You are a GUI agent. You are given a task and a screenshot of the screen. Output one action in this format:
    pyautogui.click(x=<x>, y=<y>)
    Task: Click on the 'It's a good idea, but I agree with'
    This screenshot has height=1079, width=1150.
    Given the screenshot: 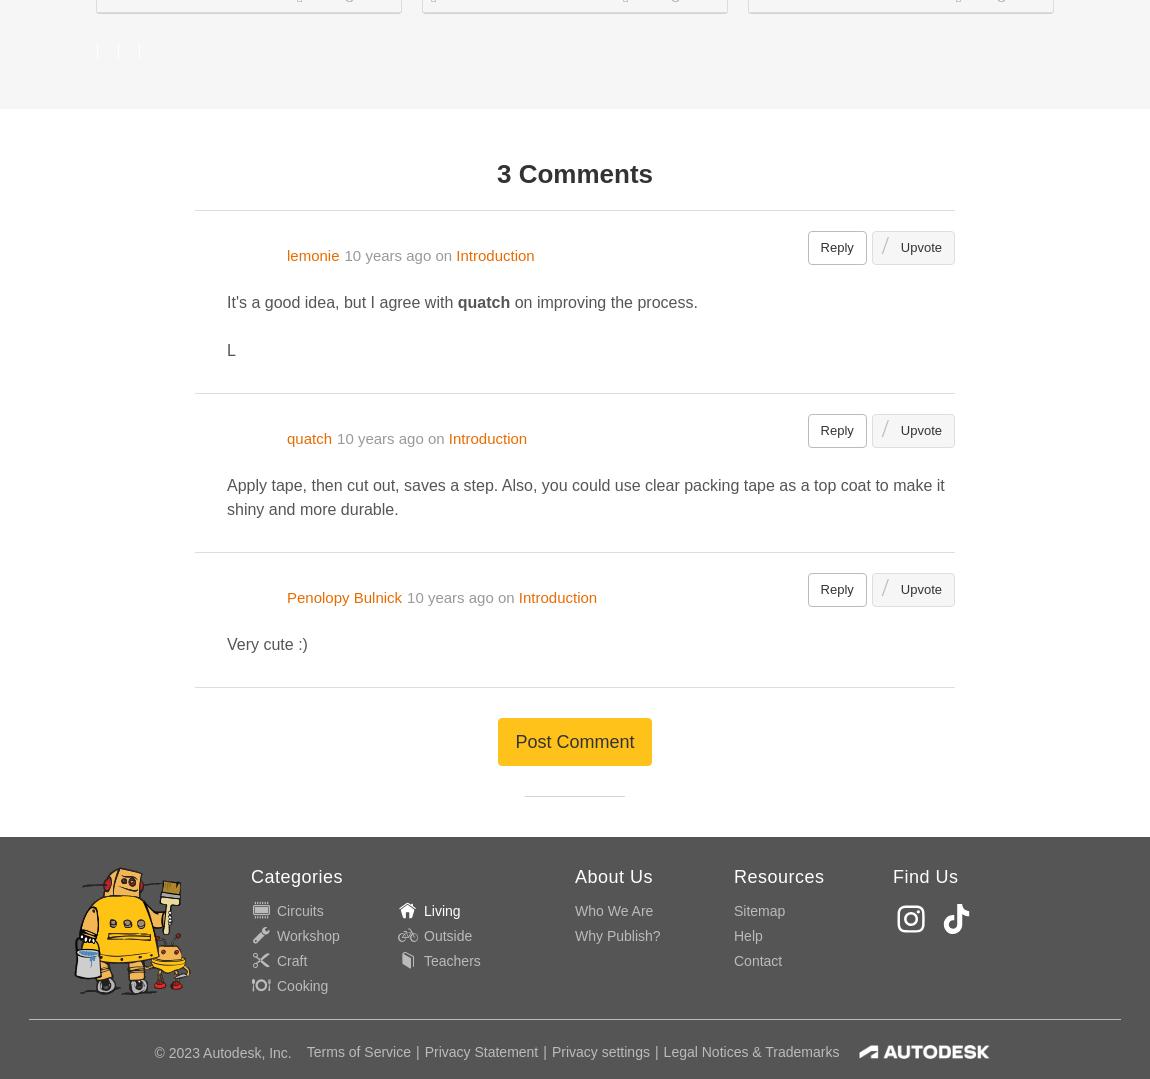 What is the action you would take?
    pyautogui.click(x=226, y=301)
    